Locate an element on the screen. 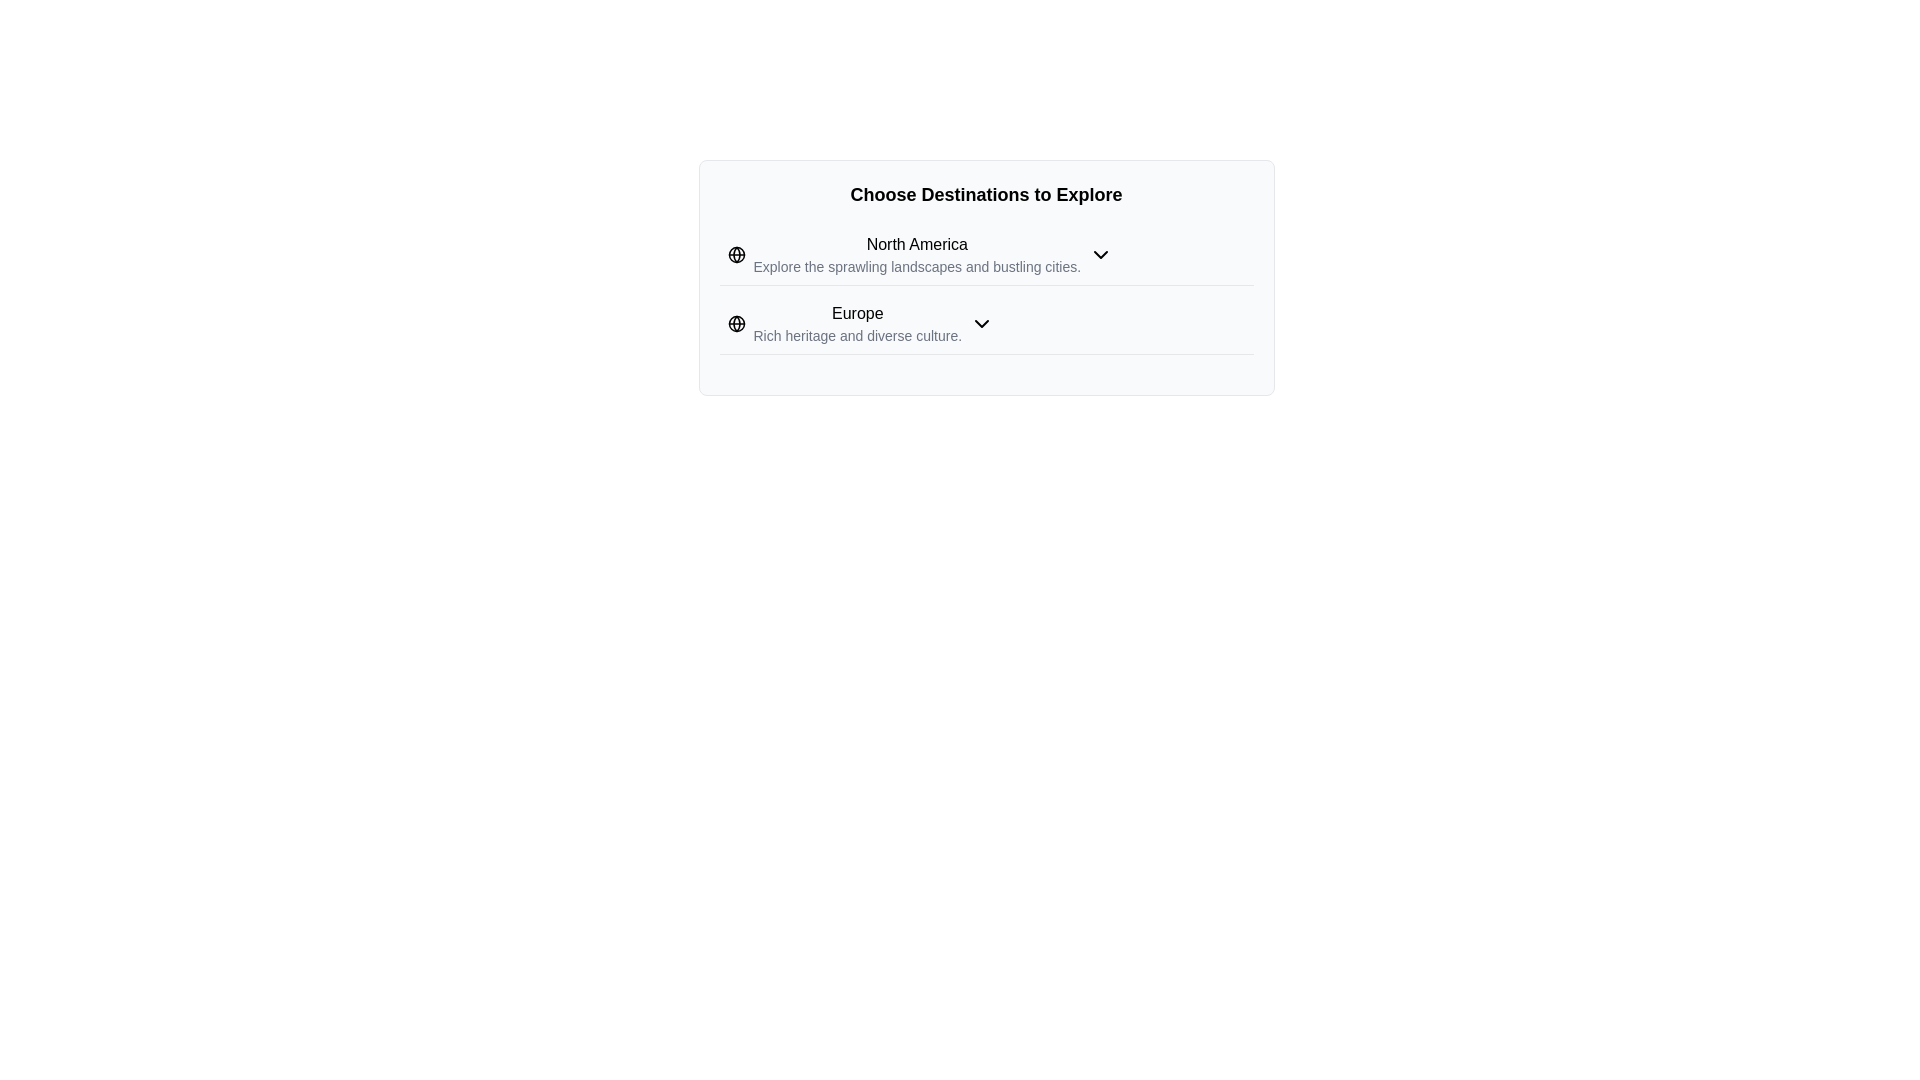 This screenshot has width=1920, height=1080. the text label that serves as the title header for the 'Europe' destination category, located under the heading 'Choose Destinations is located at coordinates (857, 313).